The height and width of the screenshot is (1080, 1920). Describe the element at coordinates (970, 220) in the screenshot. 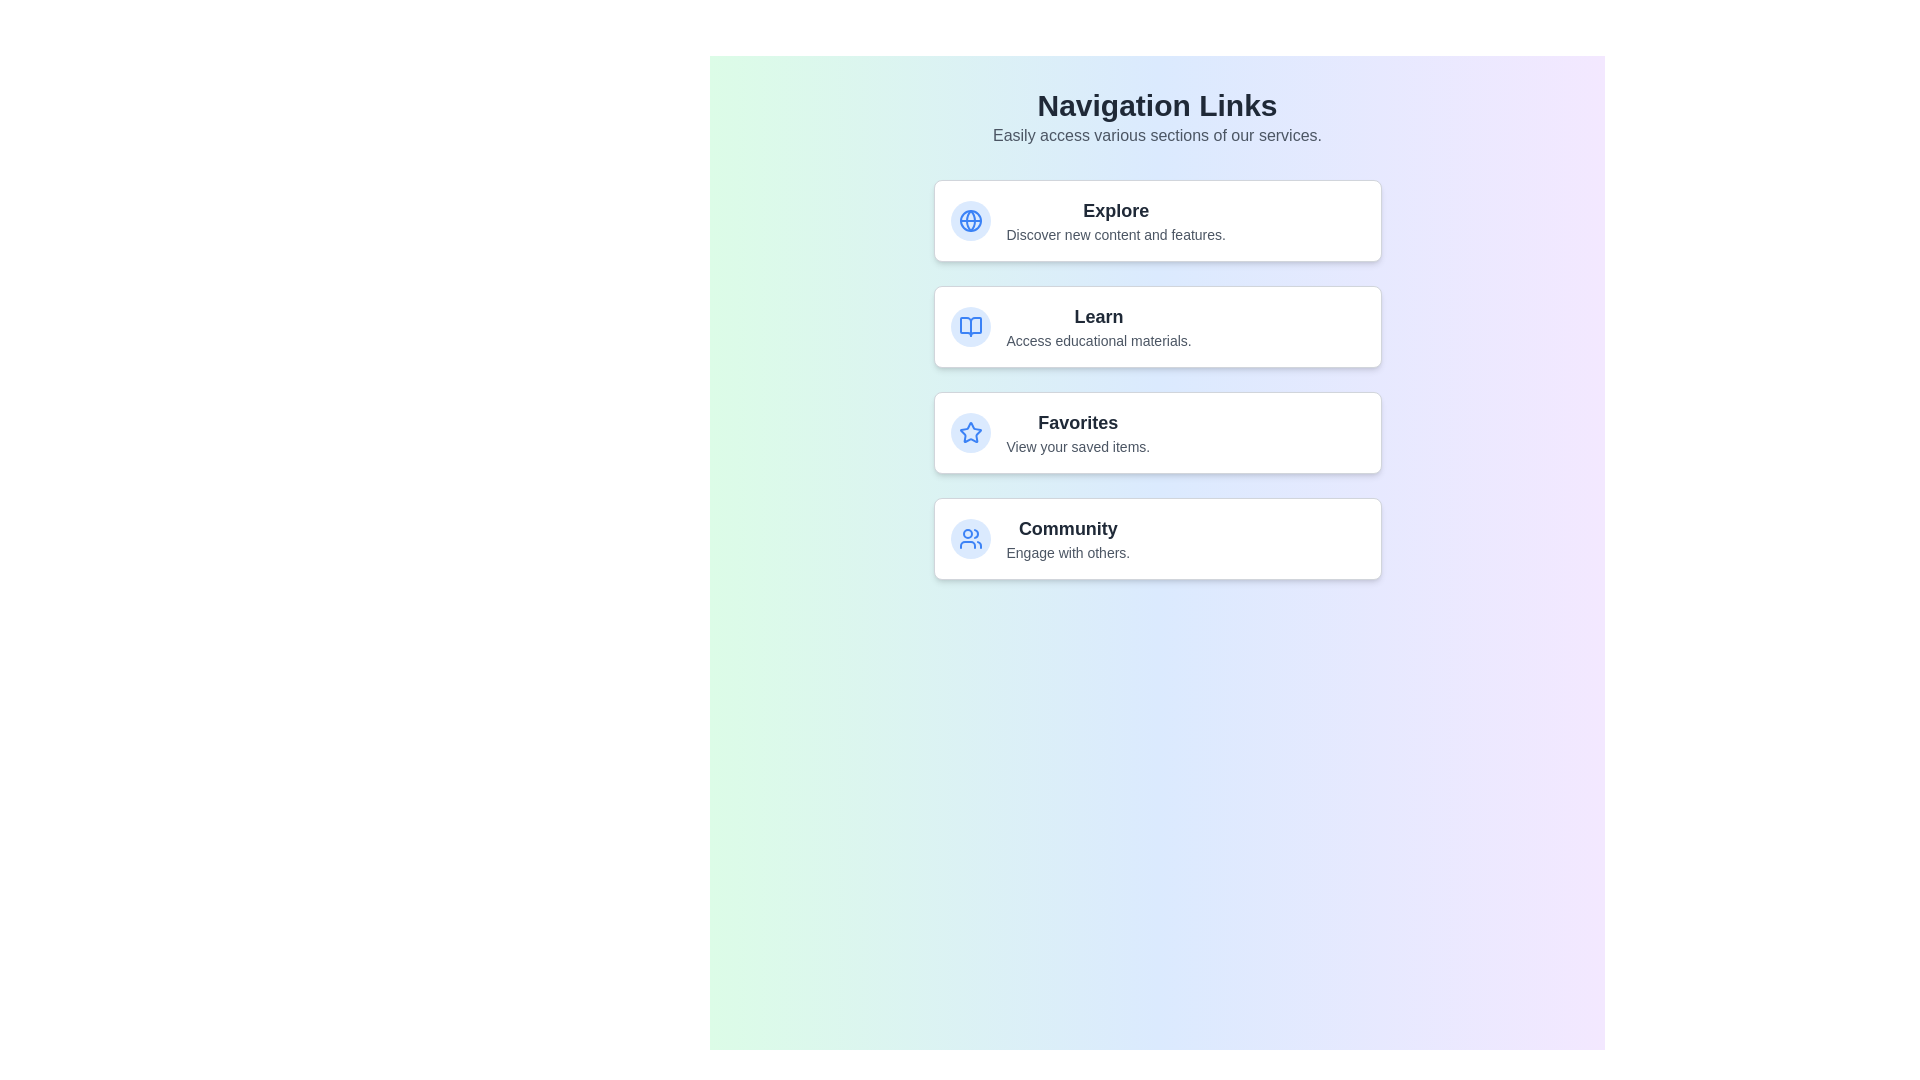

I see `the 'Explore' icon element located to the left of the 'Explore' text in the 'Navigation Links' section` at that location.